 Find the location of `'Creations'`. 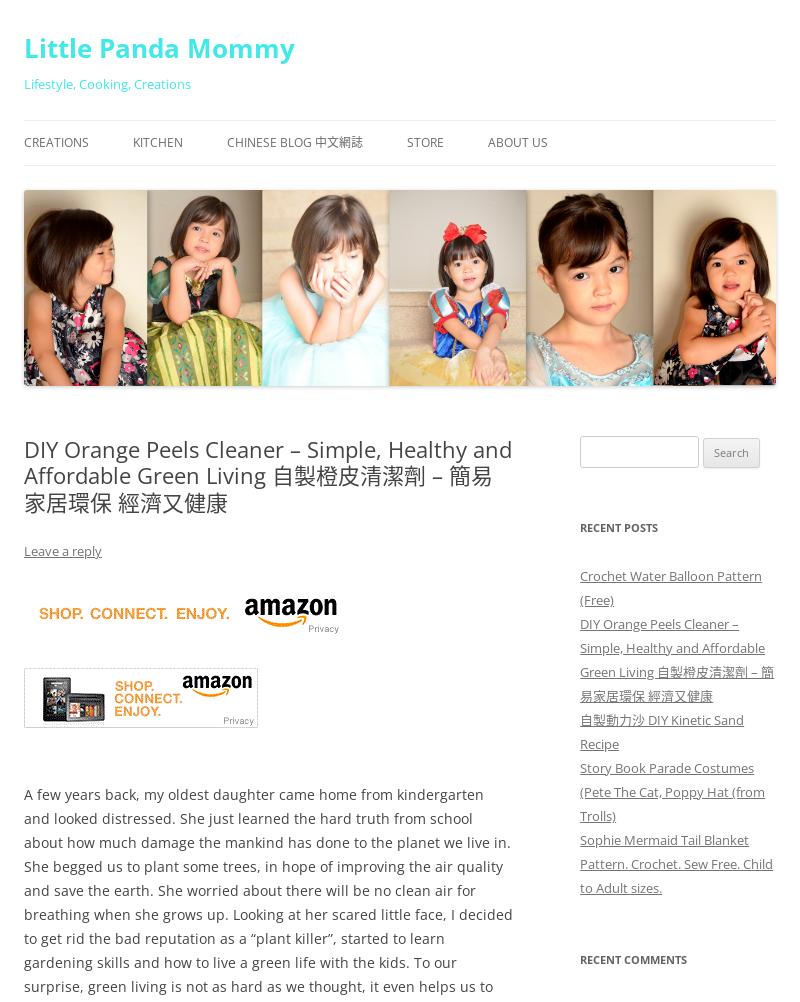

'Creations' is located at coordinates (55, 141).